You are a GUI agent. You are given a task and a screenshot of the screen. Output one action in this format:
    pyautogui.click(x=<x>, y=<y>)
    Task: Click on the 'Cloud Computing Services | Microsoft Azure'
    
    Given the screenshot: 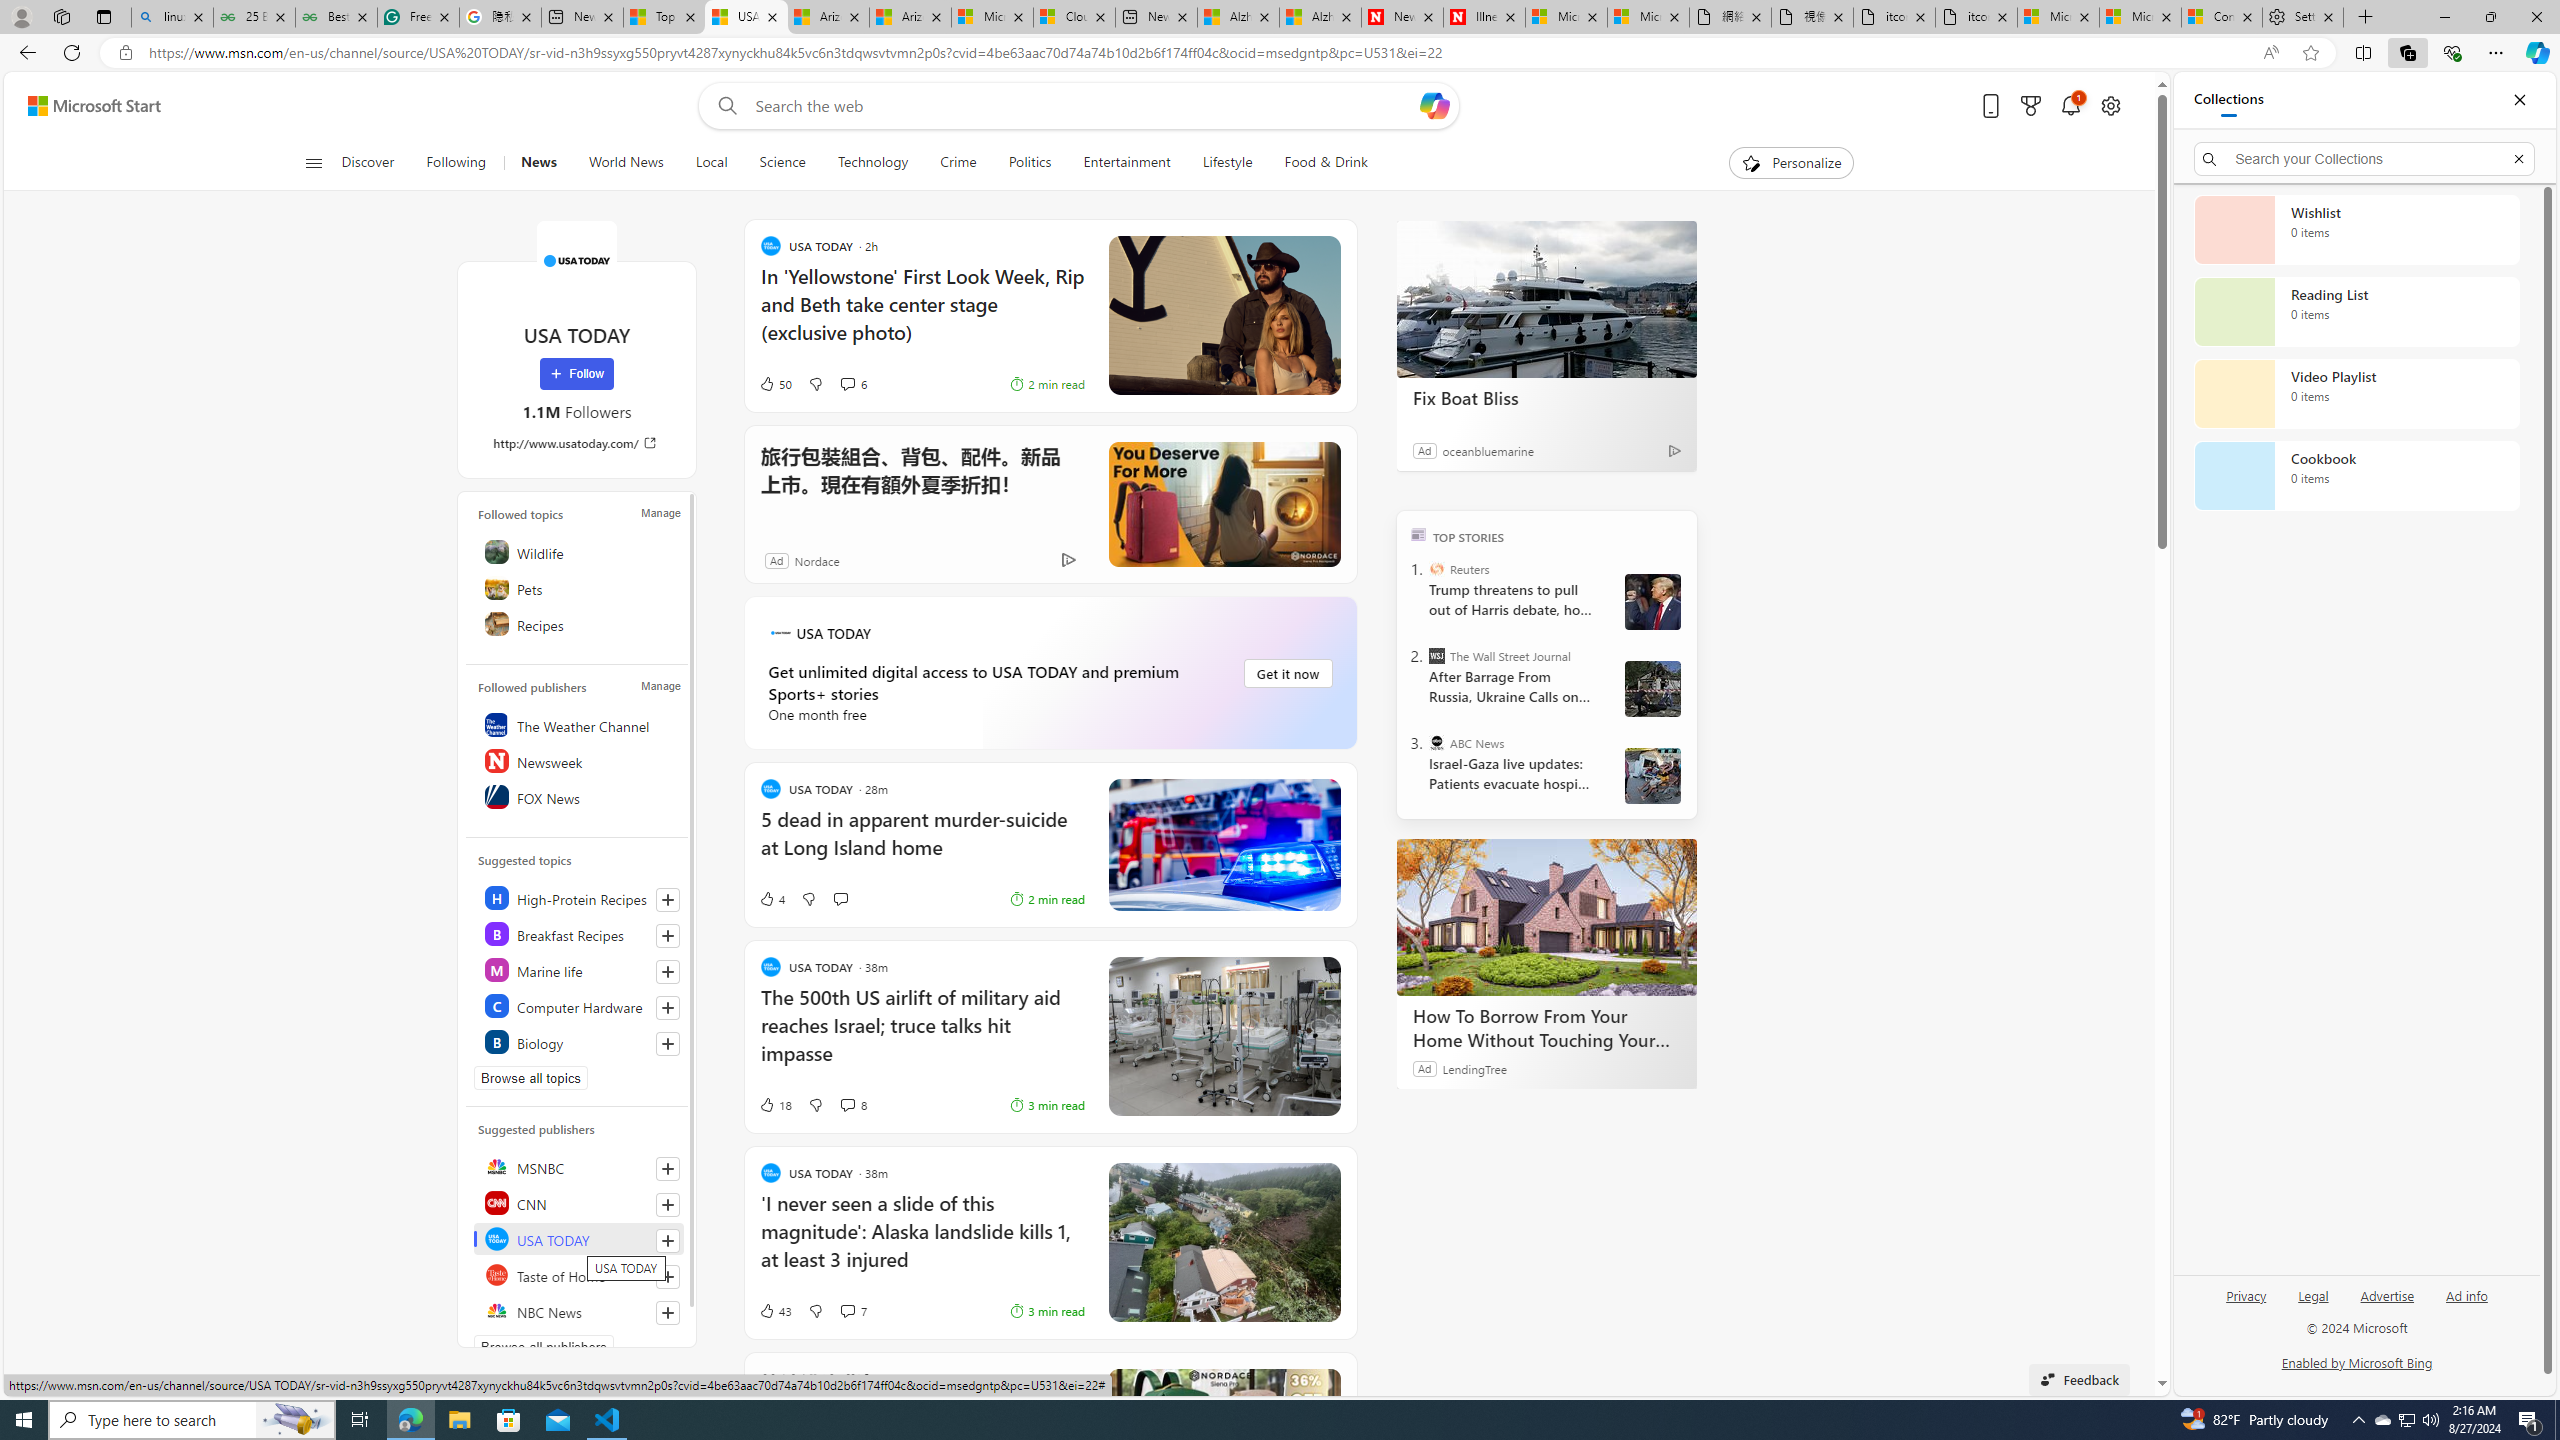 What is the action you would take?
    pyautogui.click(x=1072, y=16)
    